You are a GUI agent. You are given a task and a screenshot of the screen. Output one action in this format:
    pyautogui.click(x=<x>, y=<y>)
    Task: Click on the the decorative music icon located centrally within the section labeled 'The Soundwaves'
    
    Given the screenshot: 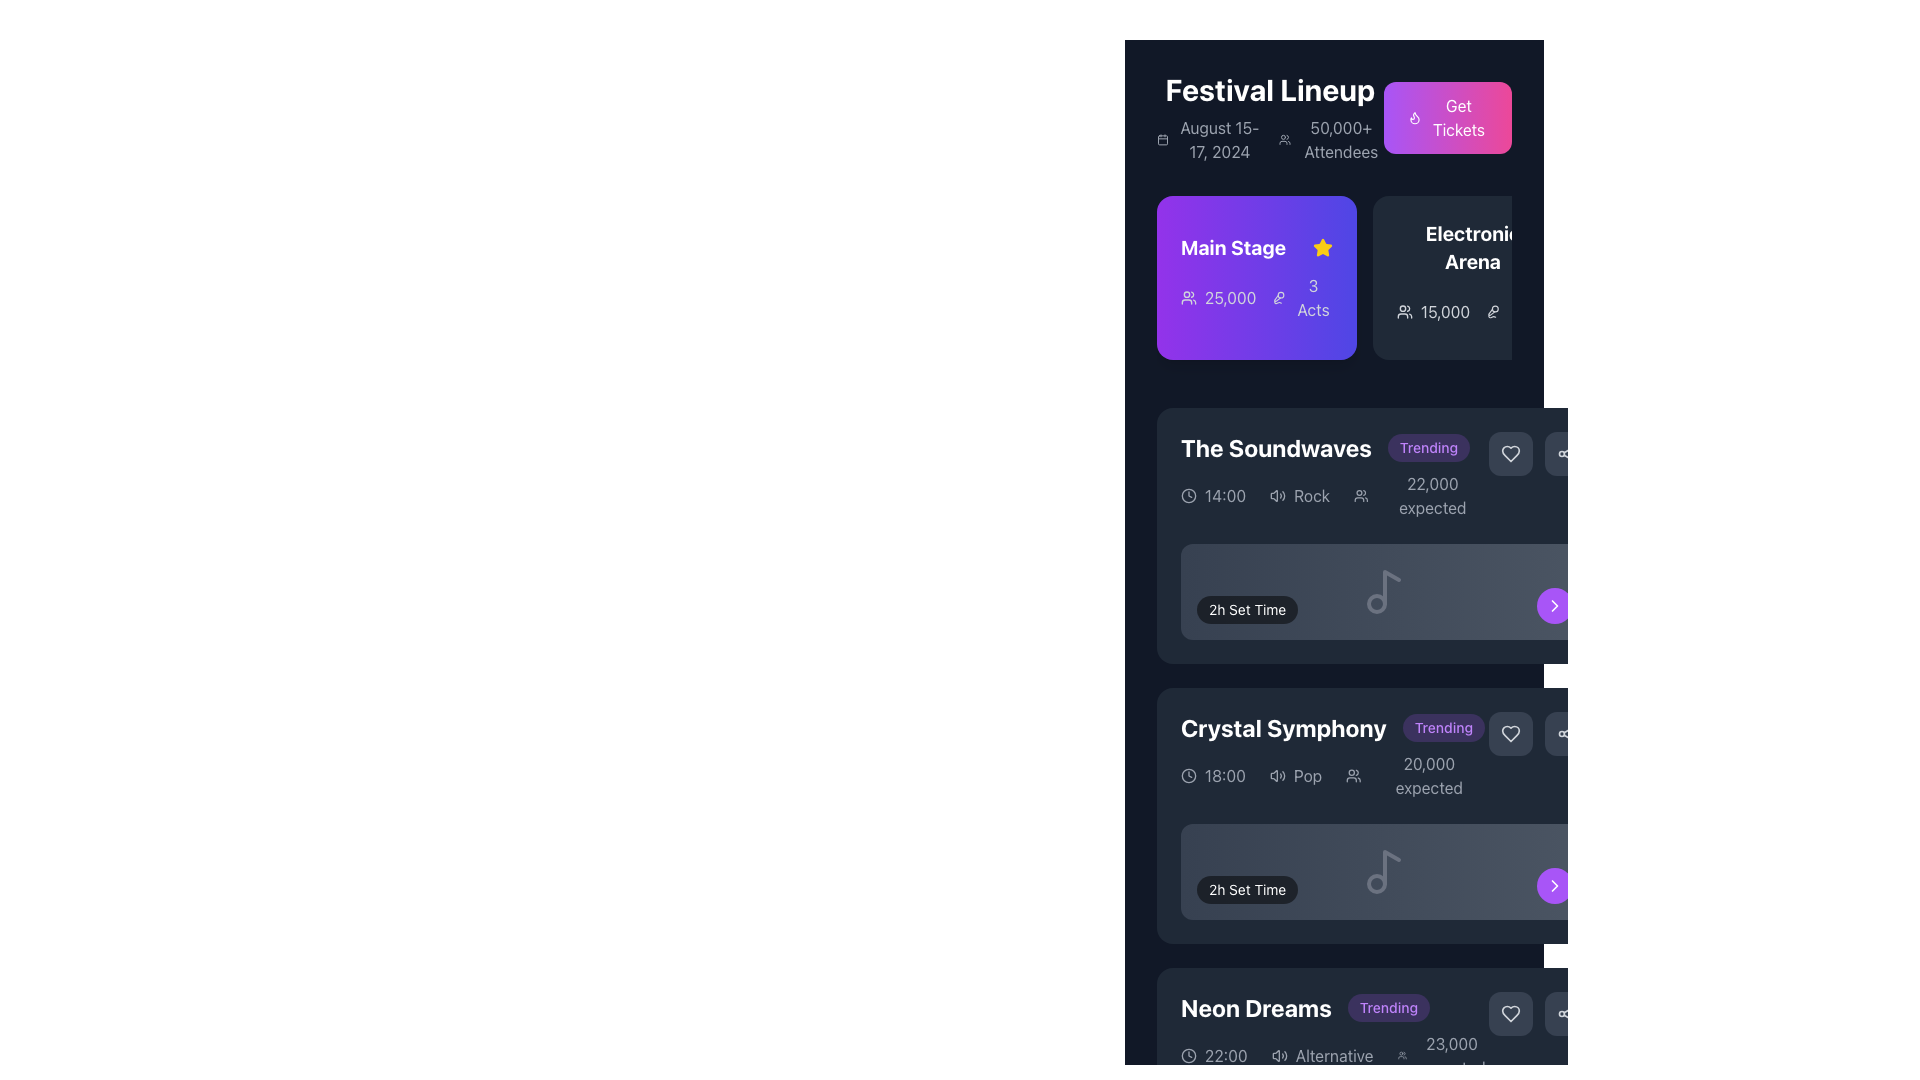 What is the action you would take?
    pyautogui.click(x=1383, y=590)
    